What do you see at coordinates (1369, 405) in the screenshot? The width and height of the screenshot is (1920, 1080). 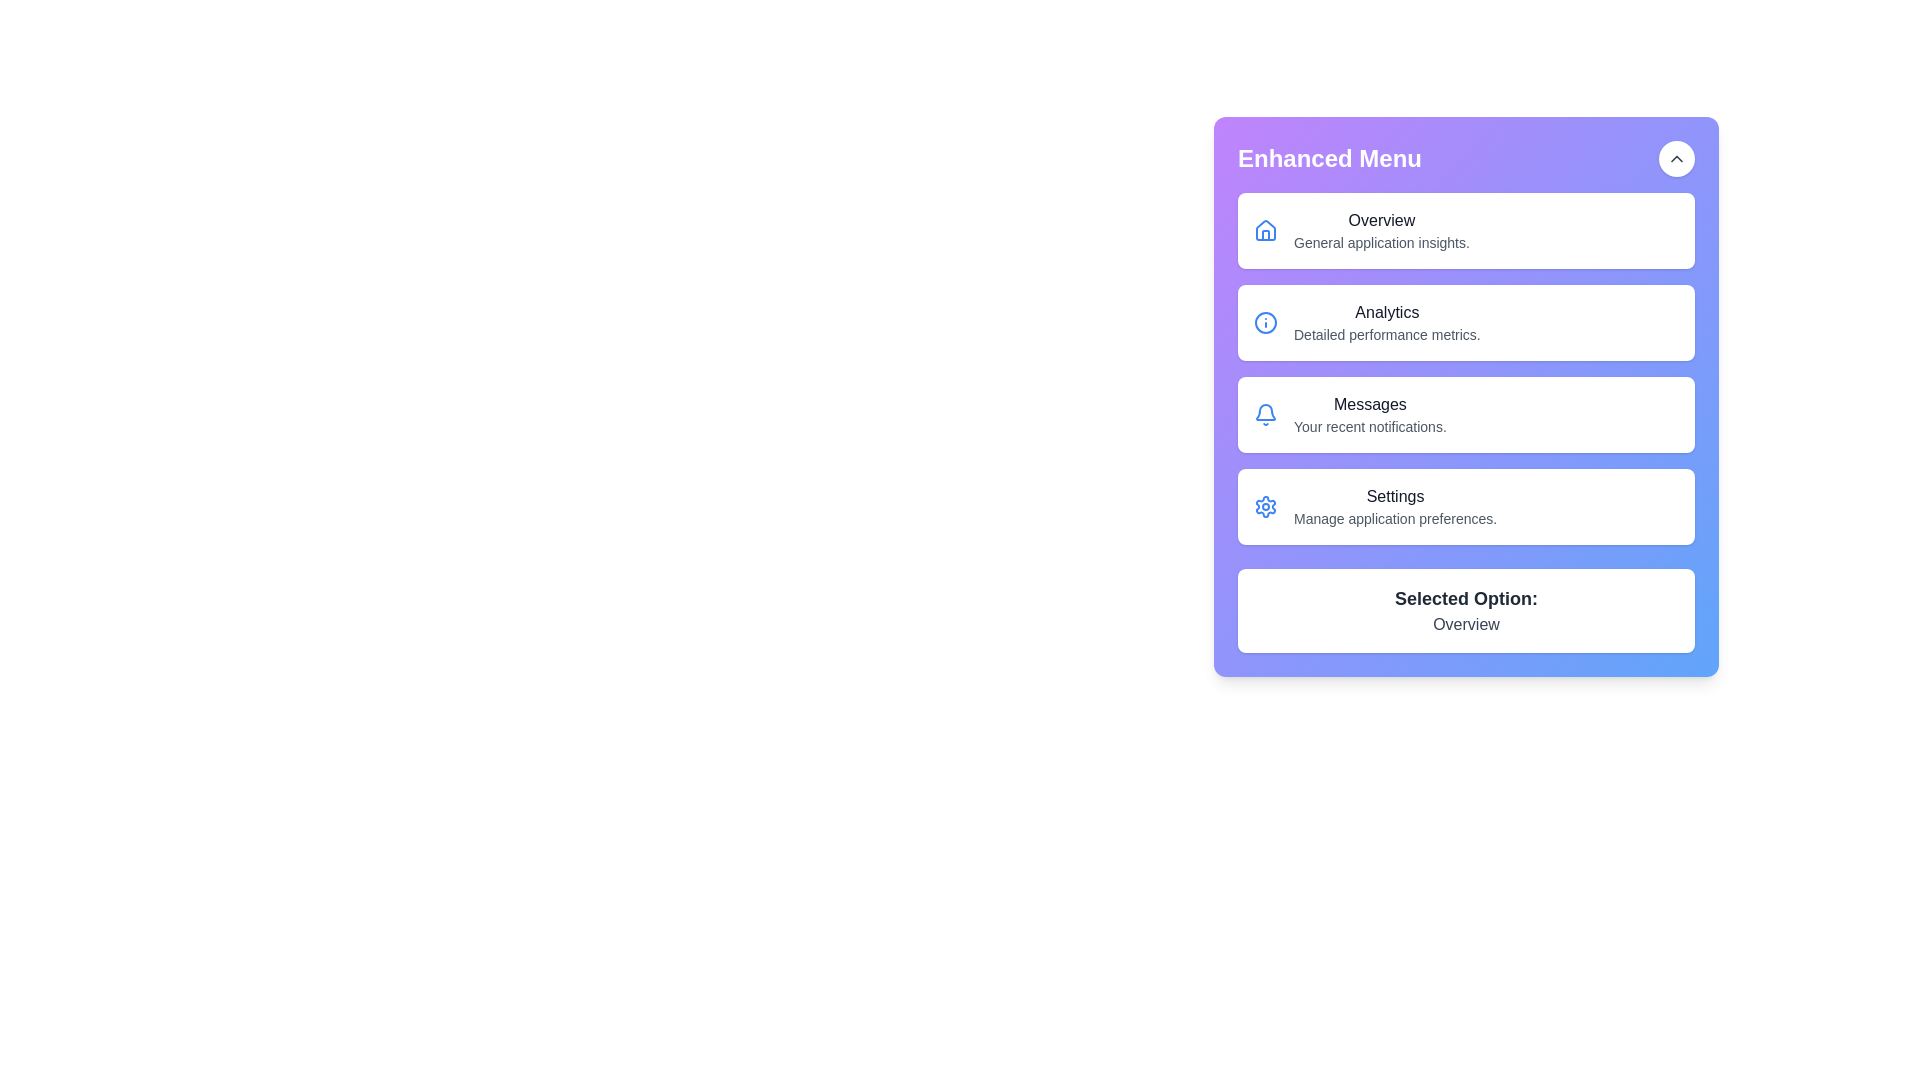 I see `the Static text label displaying 'Messages' located in the menu list panel under the 'Analytics' section` at bounding box center [1369, 405].